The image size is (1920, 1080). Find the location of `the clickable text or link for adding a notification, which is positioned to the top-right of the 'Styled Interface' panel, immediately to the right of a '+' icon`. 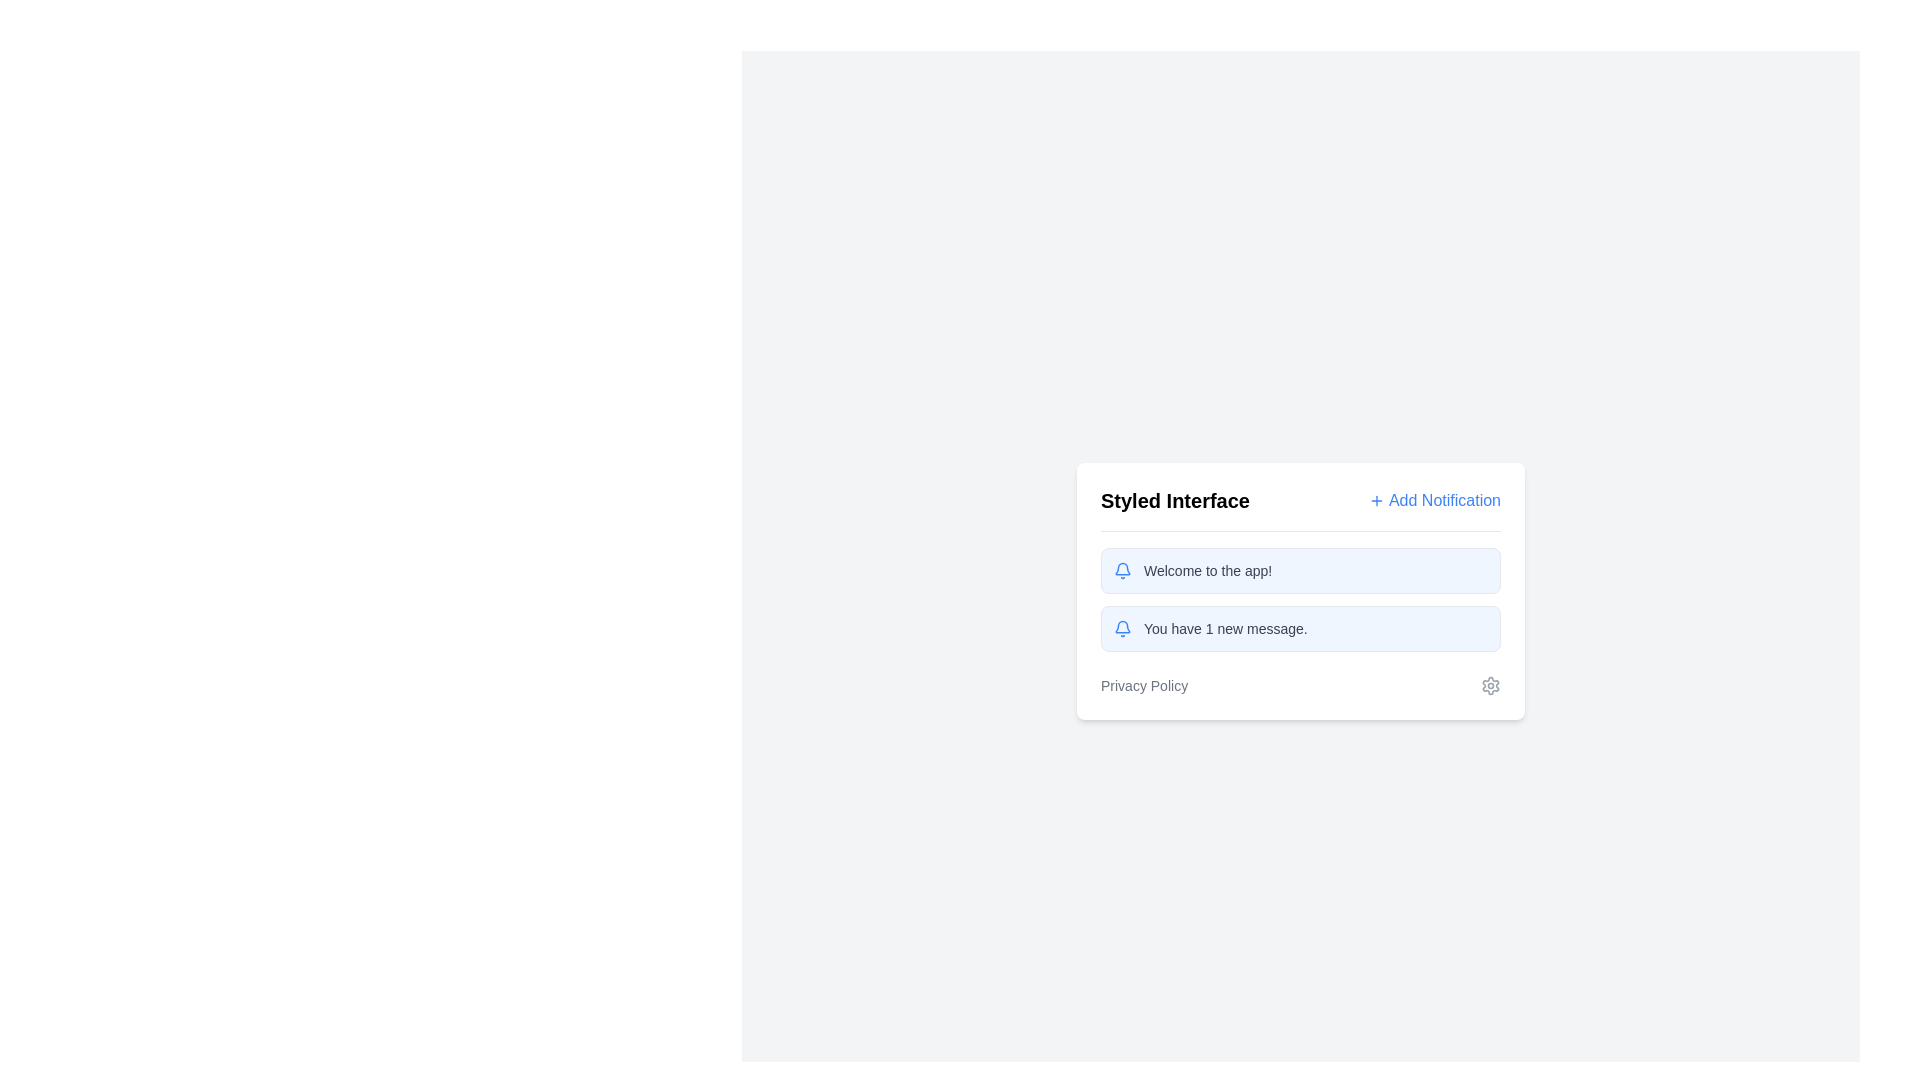

the clickable text or link for adding a notification, which is positioned to the top-right of the 'Styled Interface' panel, immediately to the right of a '+' icon is located at coordinates (1444, 499).